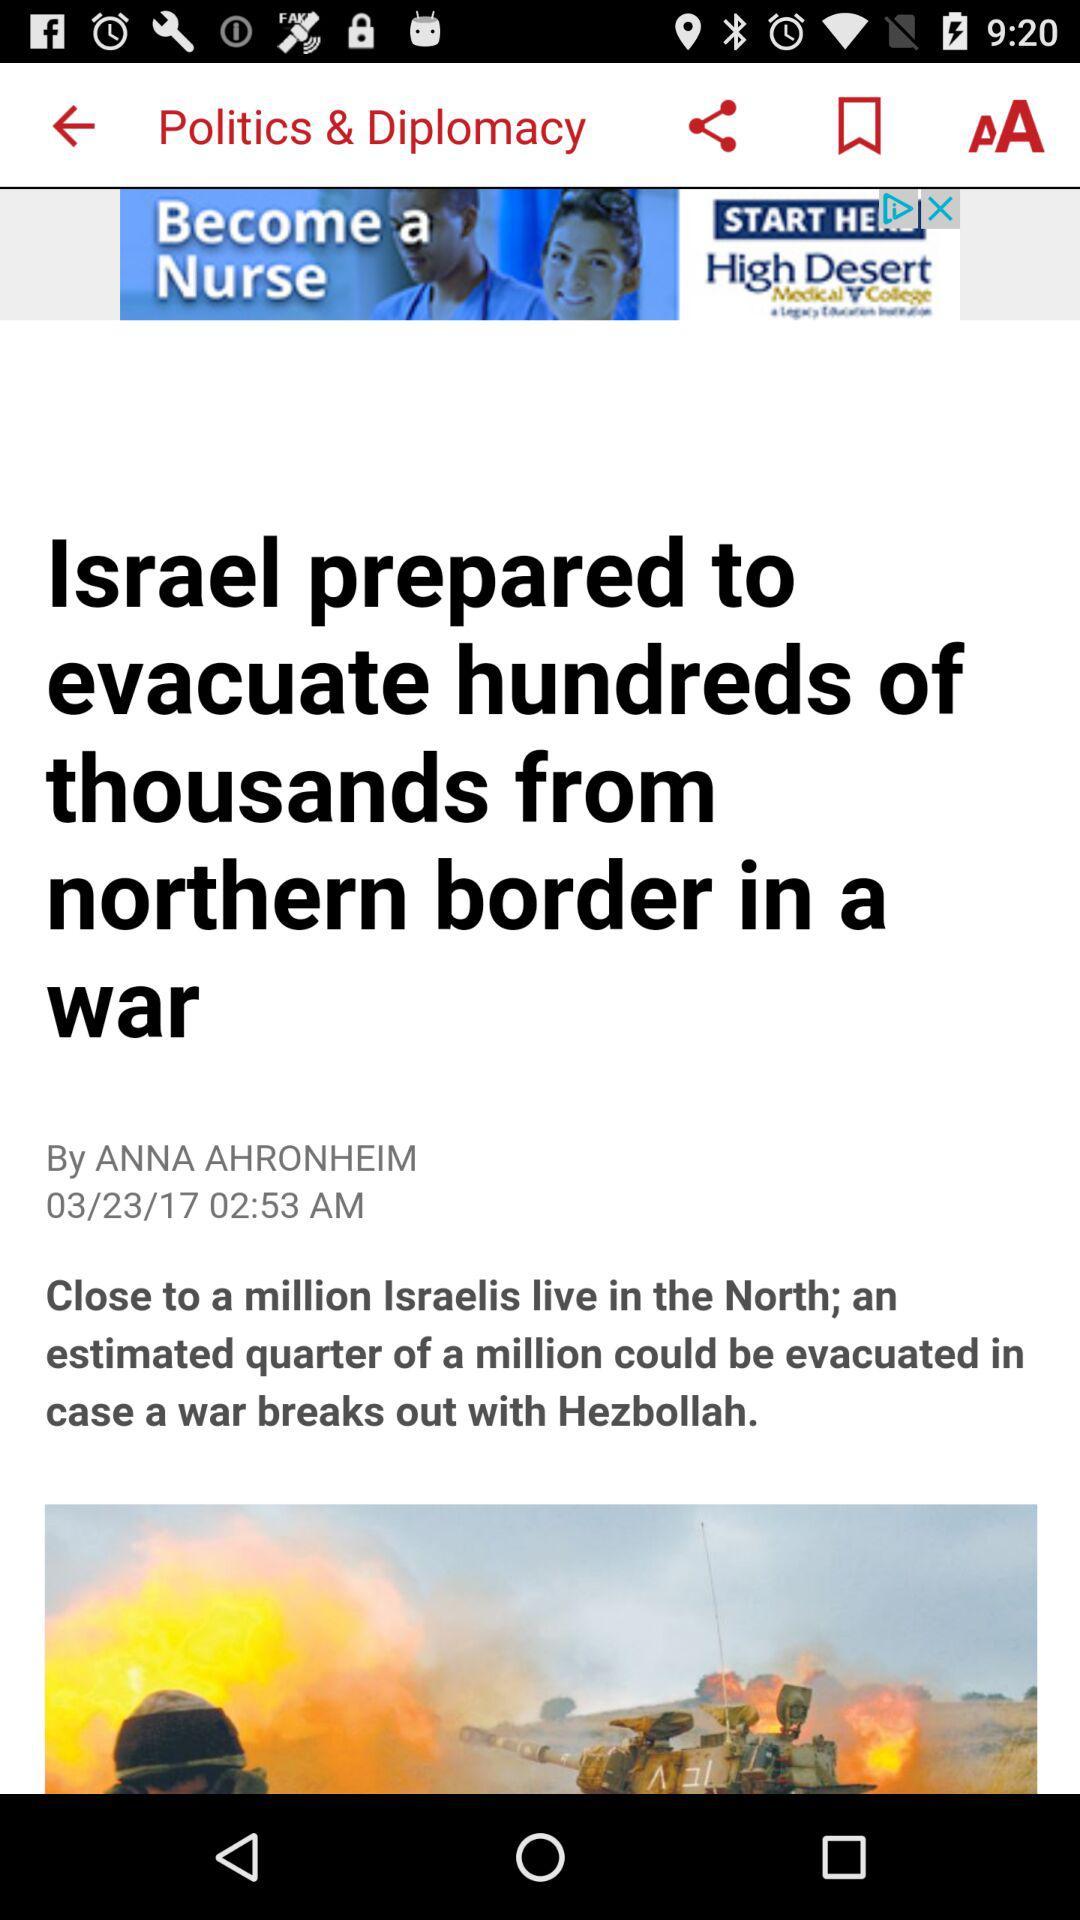 This screenshot has height=1920, width=1080. I want to click on share the article, so click(711, 124).